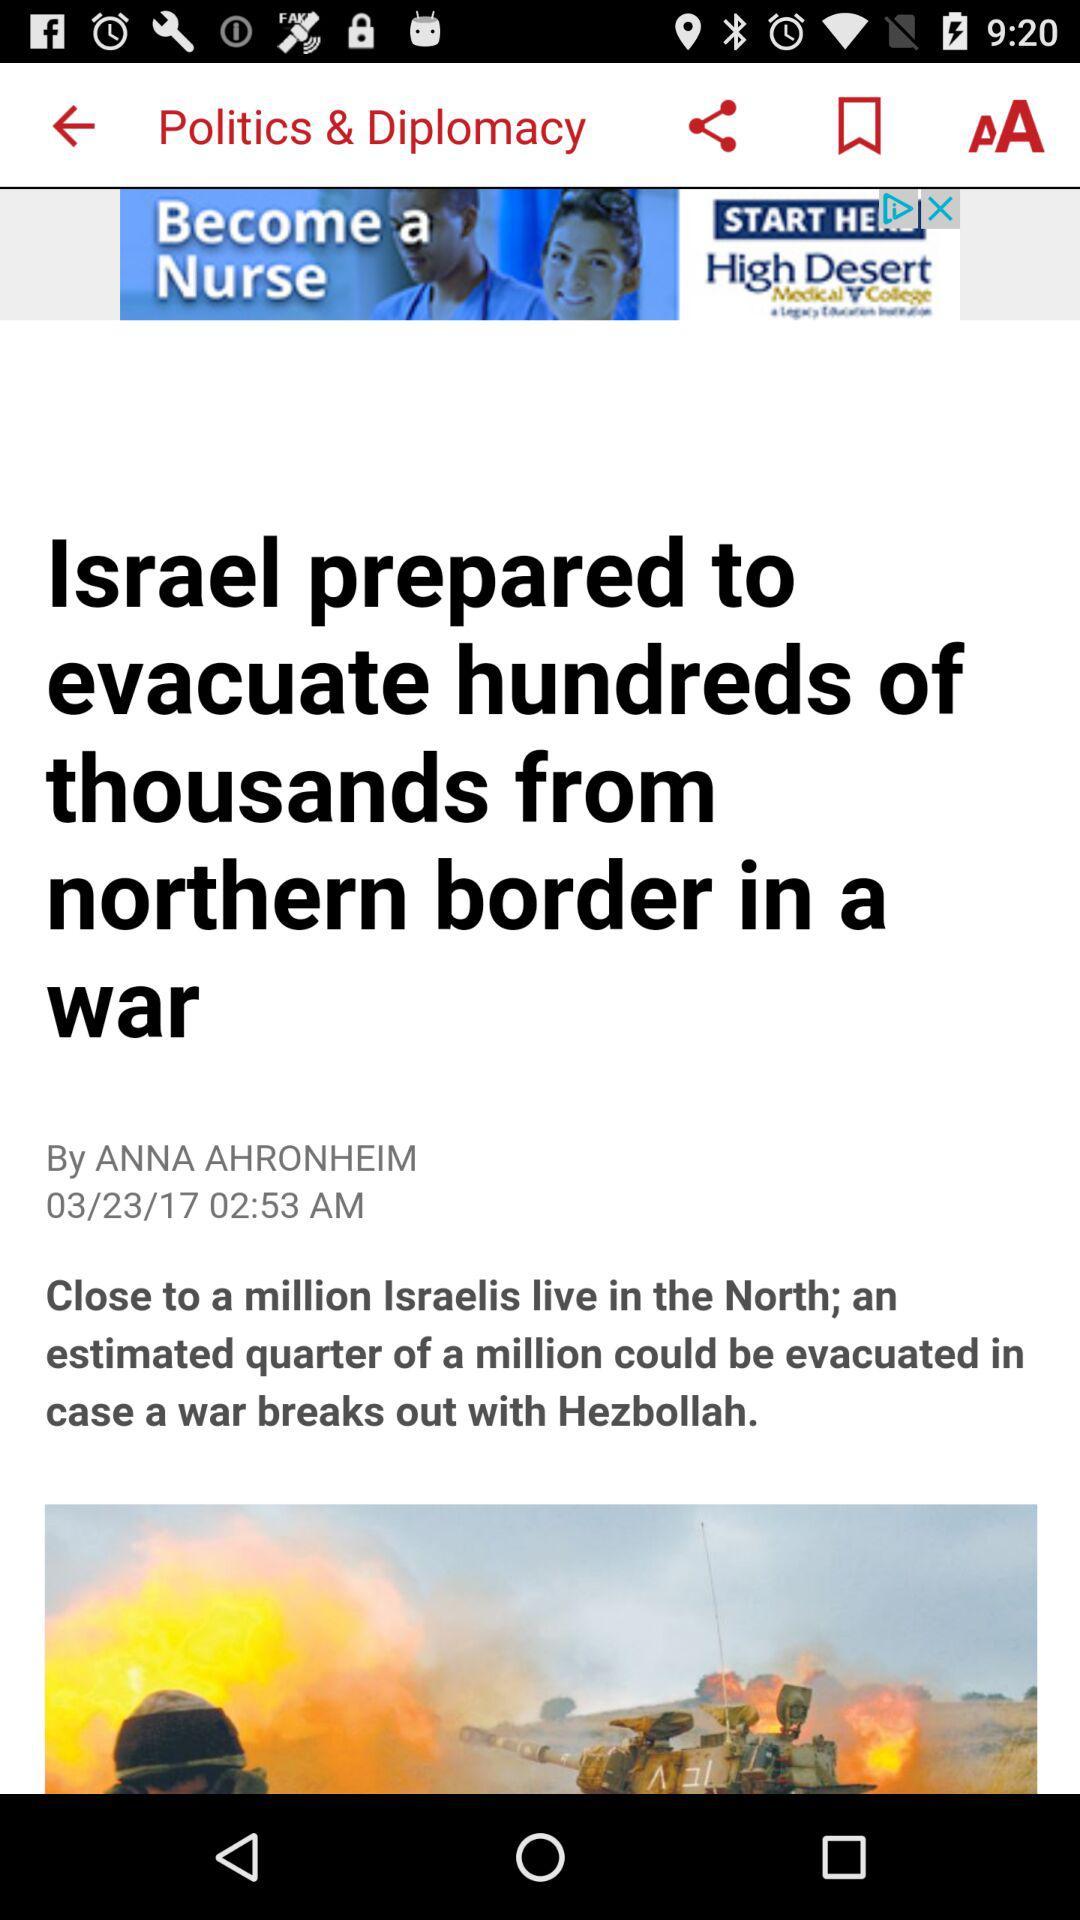 This screenshot has height=1920, width=1080. I want to click on share the article, so click(711, 124).